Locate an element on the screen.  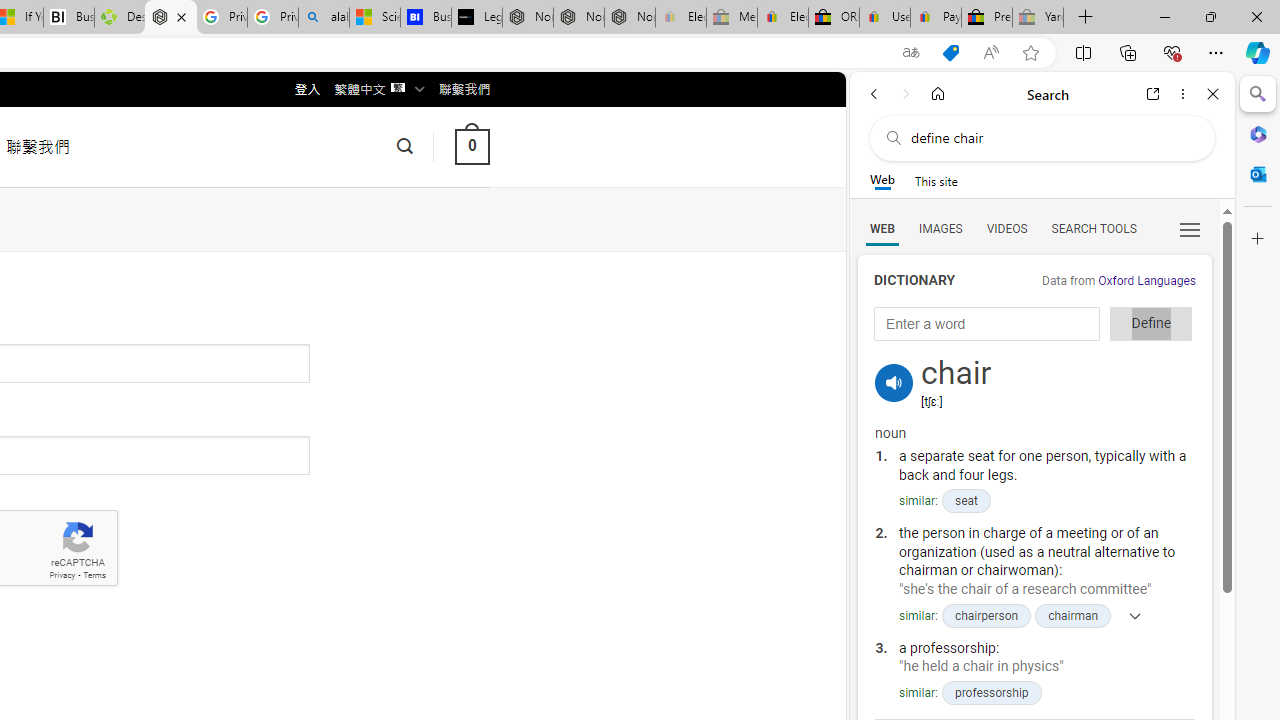
'Descarga Driver Updater' is located at coordinates (118, 17).